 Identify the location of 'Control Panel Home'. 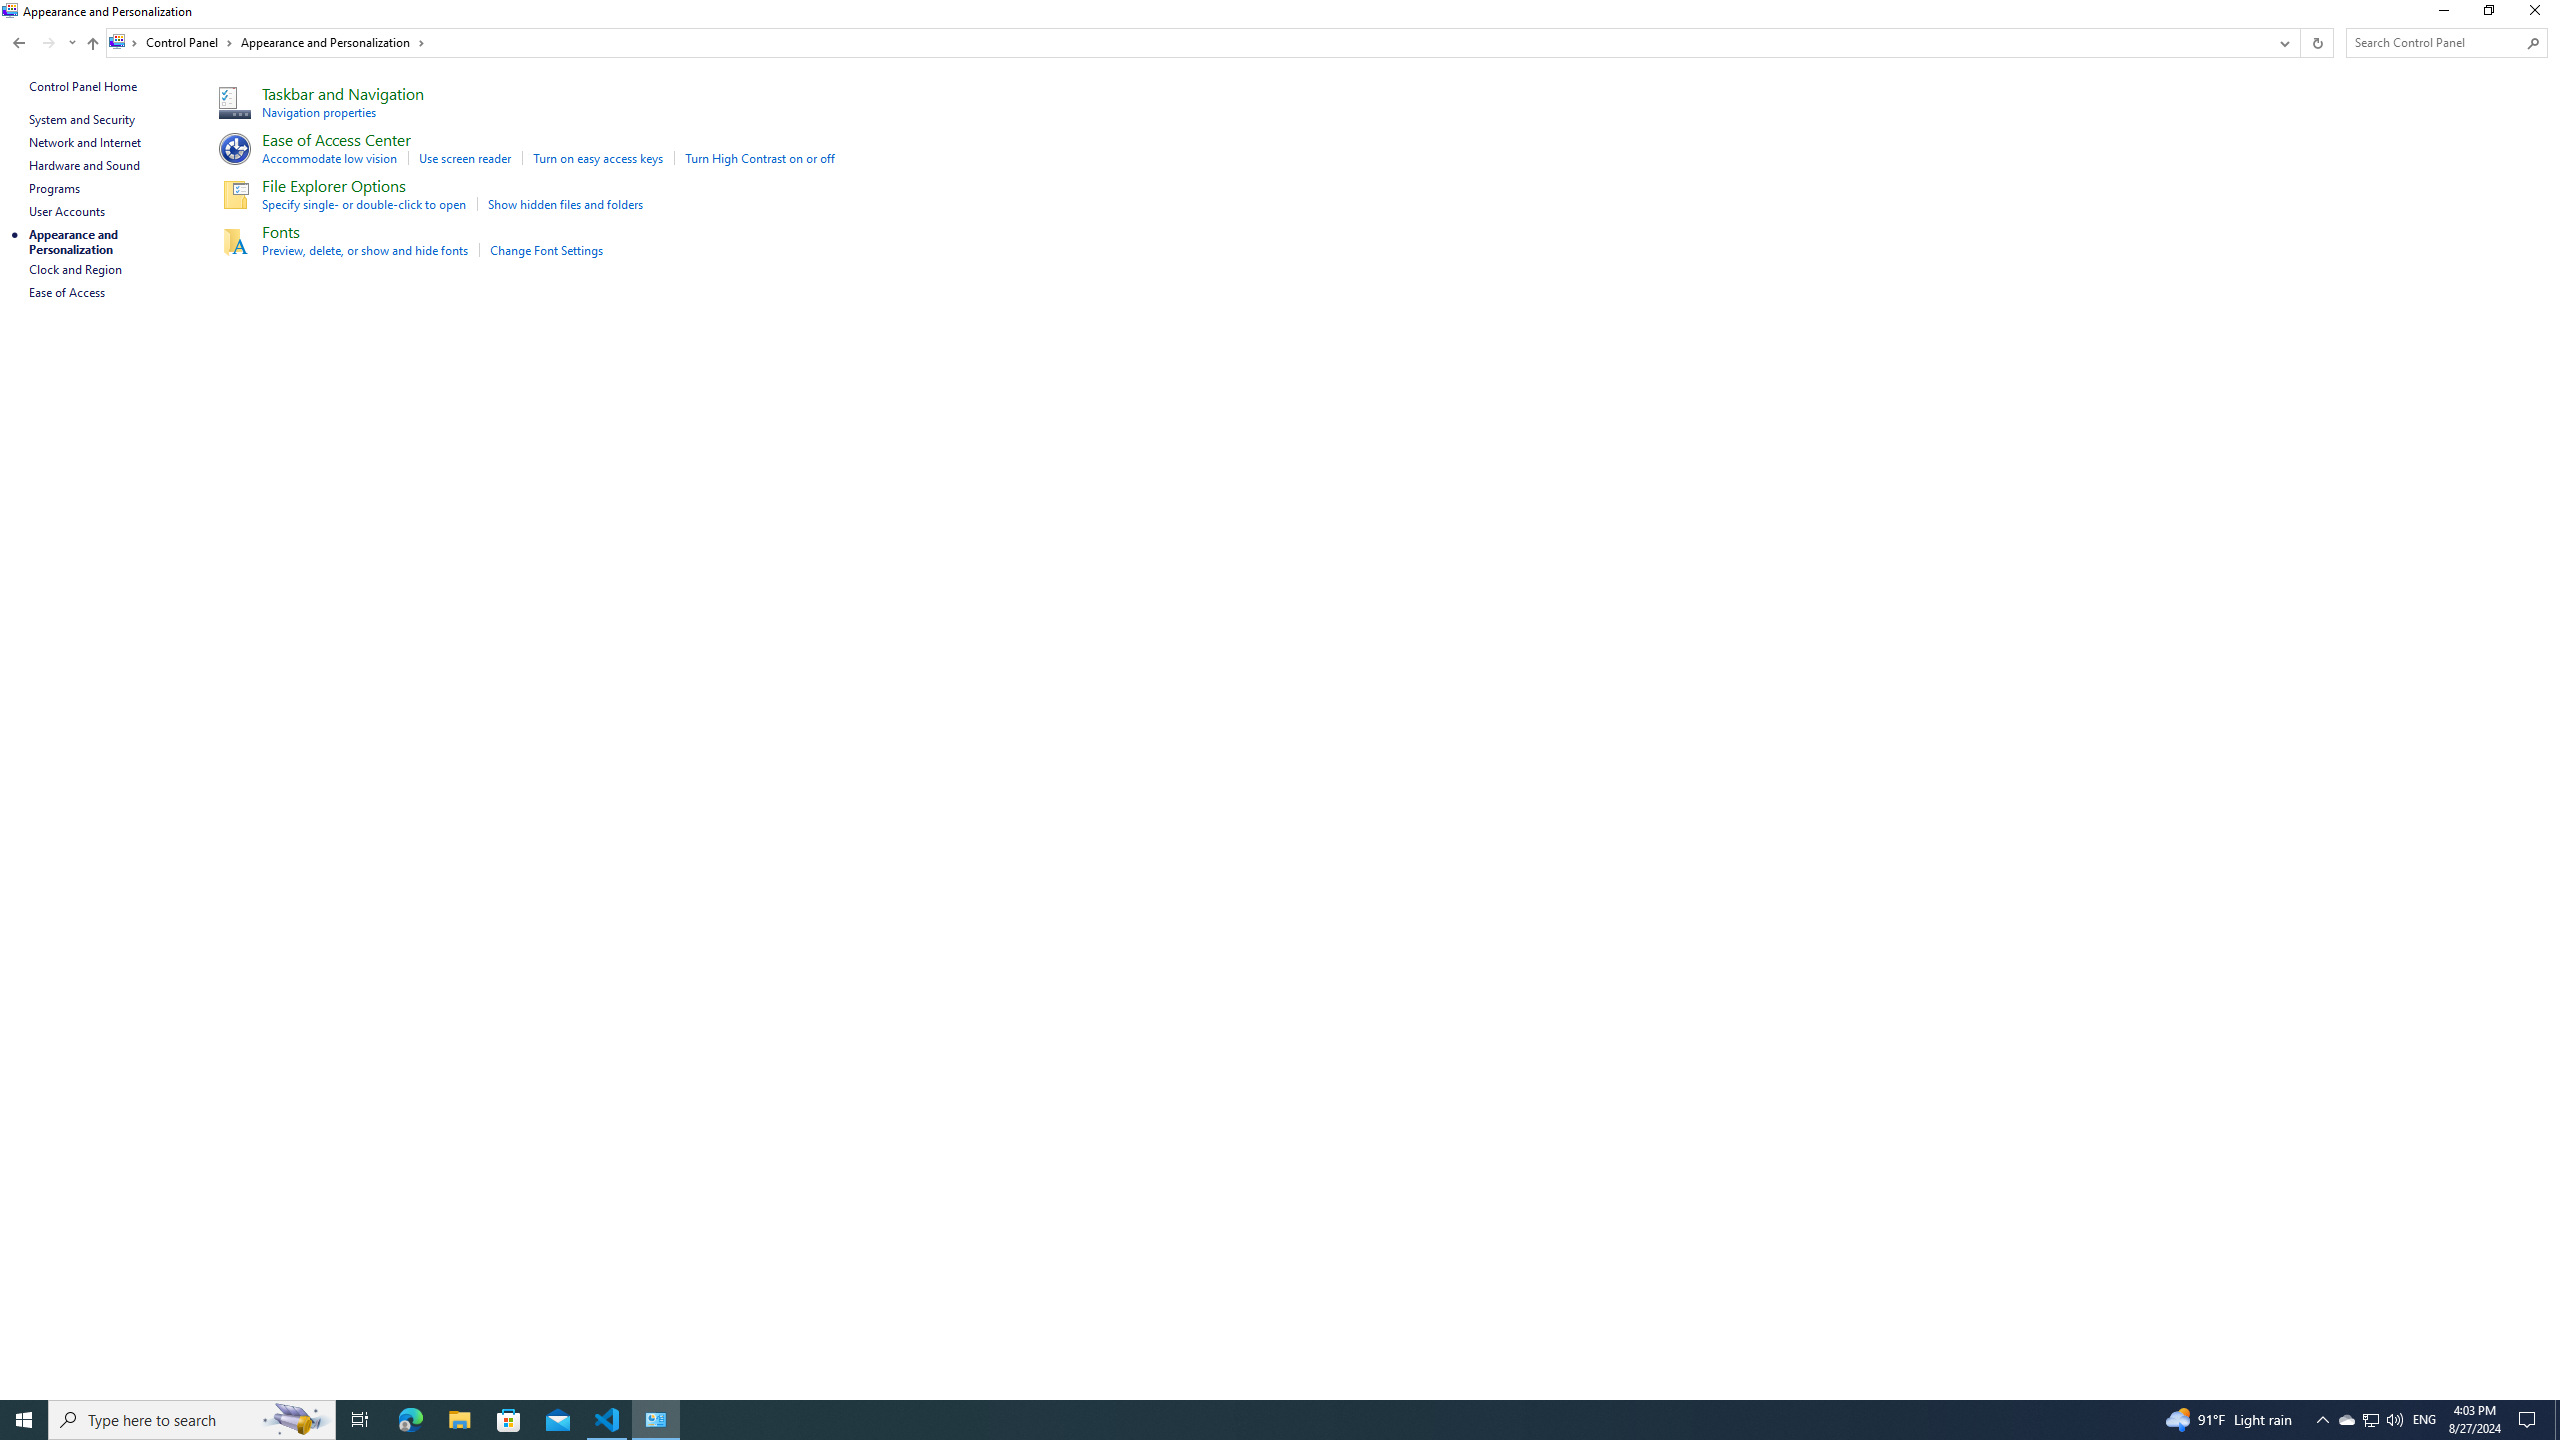
(82, 85).